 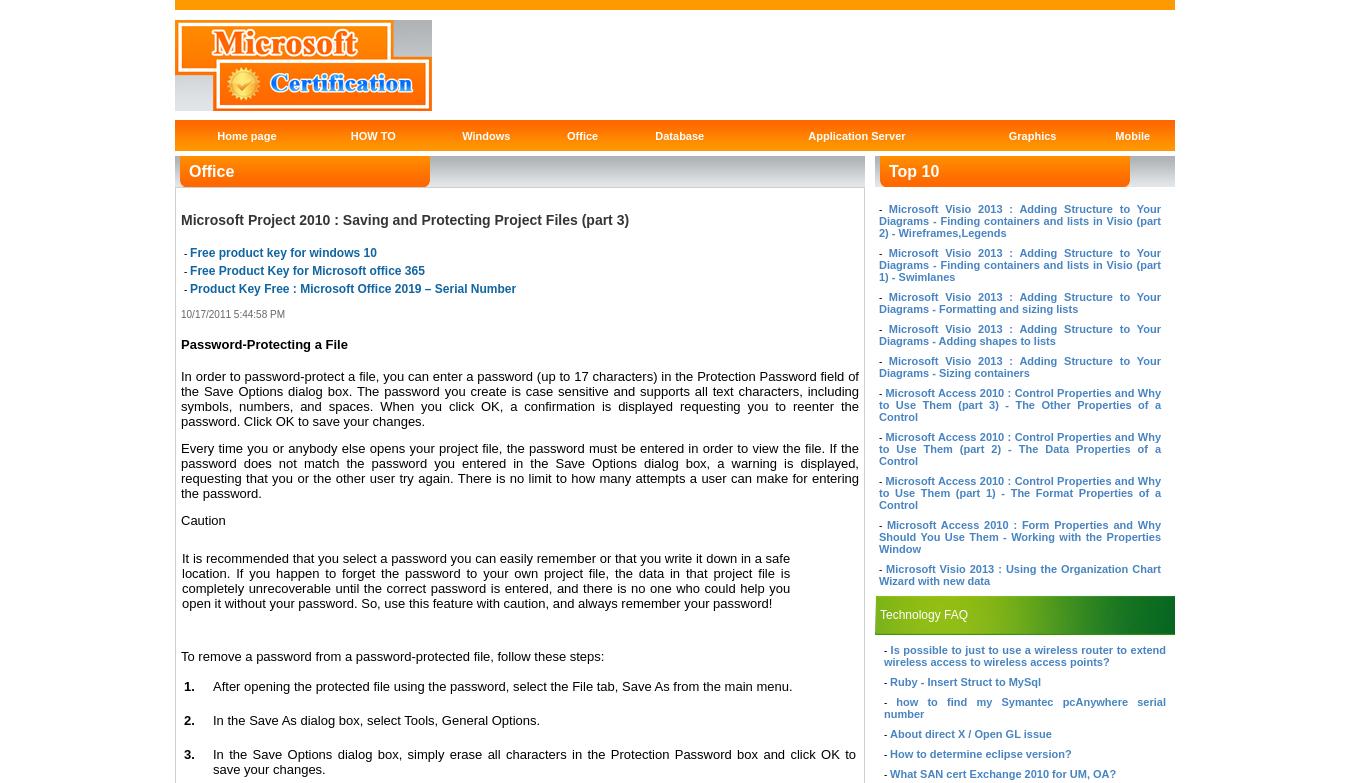 What do you see at coordinates (485, 134) in the screenshot?
I see `'Windows'` at bounding box center [485, 134].